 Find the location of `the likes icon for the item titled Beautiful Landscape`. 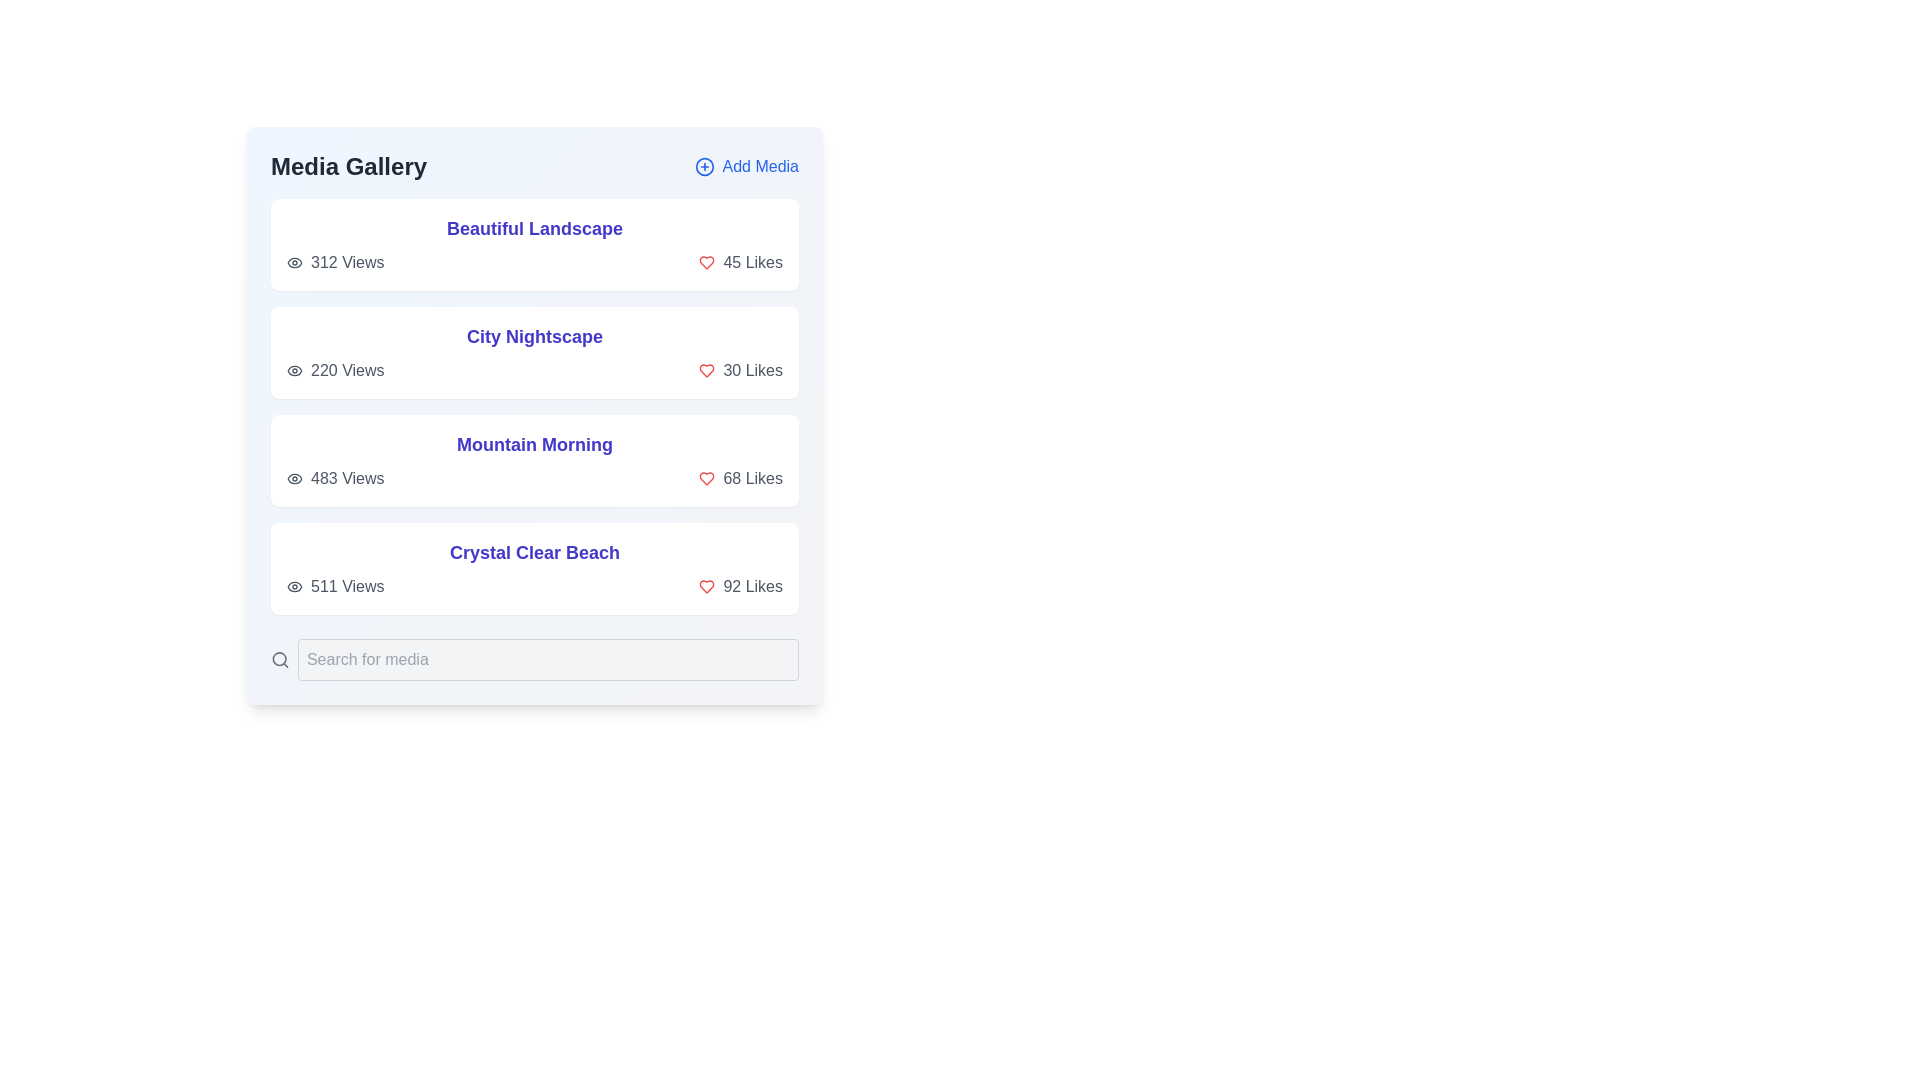

the likes icon for the item titled Beautiful Landscape is located at coordinates (706, 261).